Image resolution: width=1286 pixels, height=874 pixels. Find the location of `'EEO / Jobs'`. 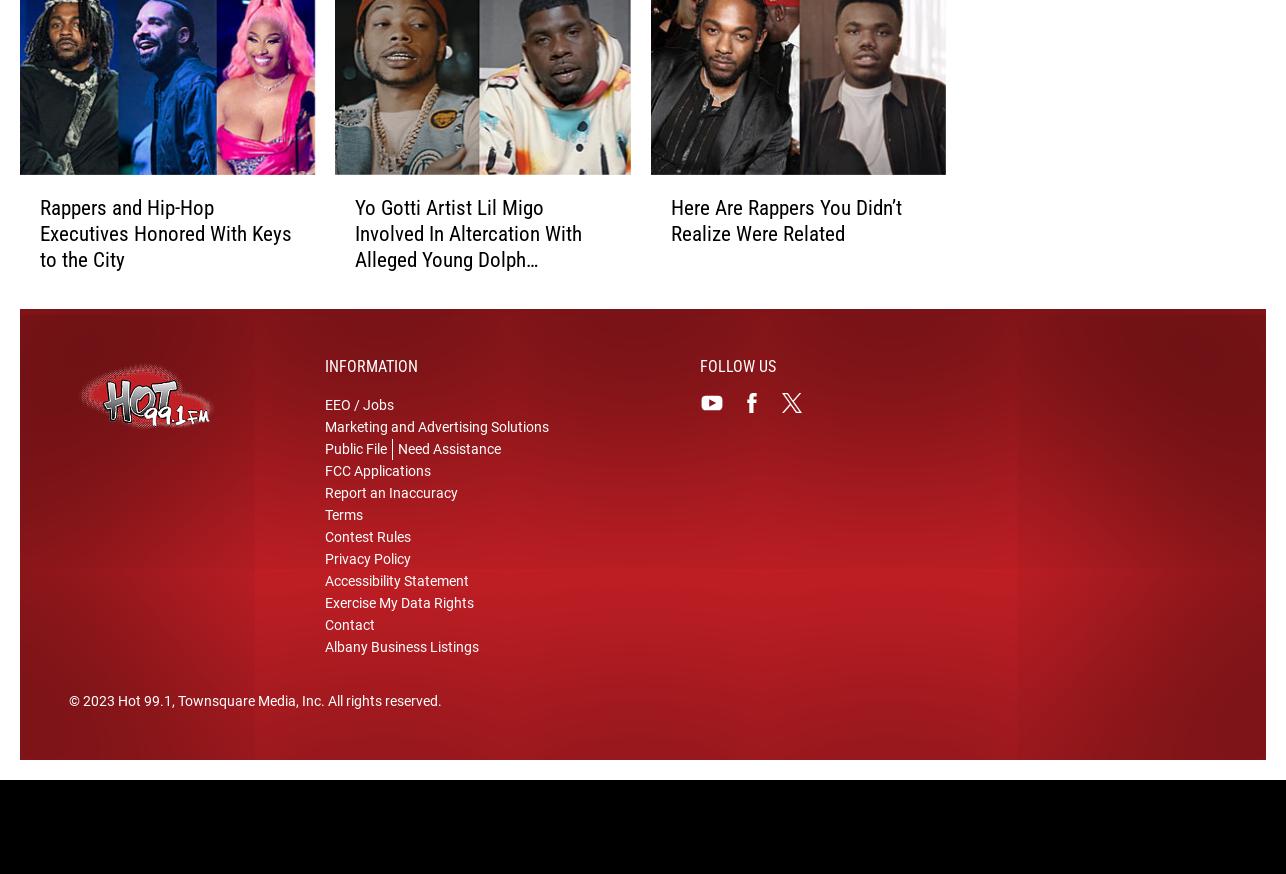

'EEO / Jobs' is located at coordinates (358, 414).